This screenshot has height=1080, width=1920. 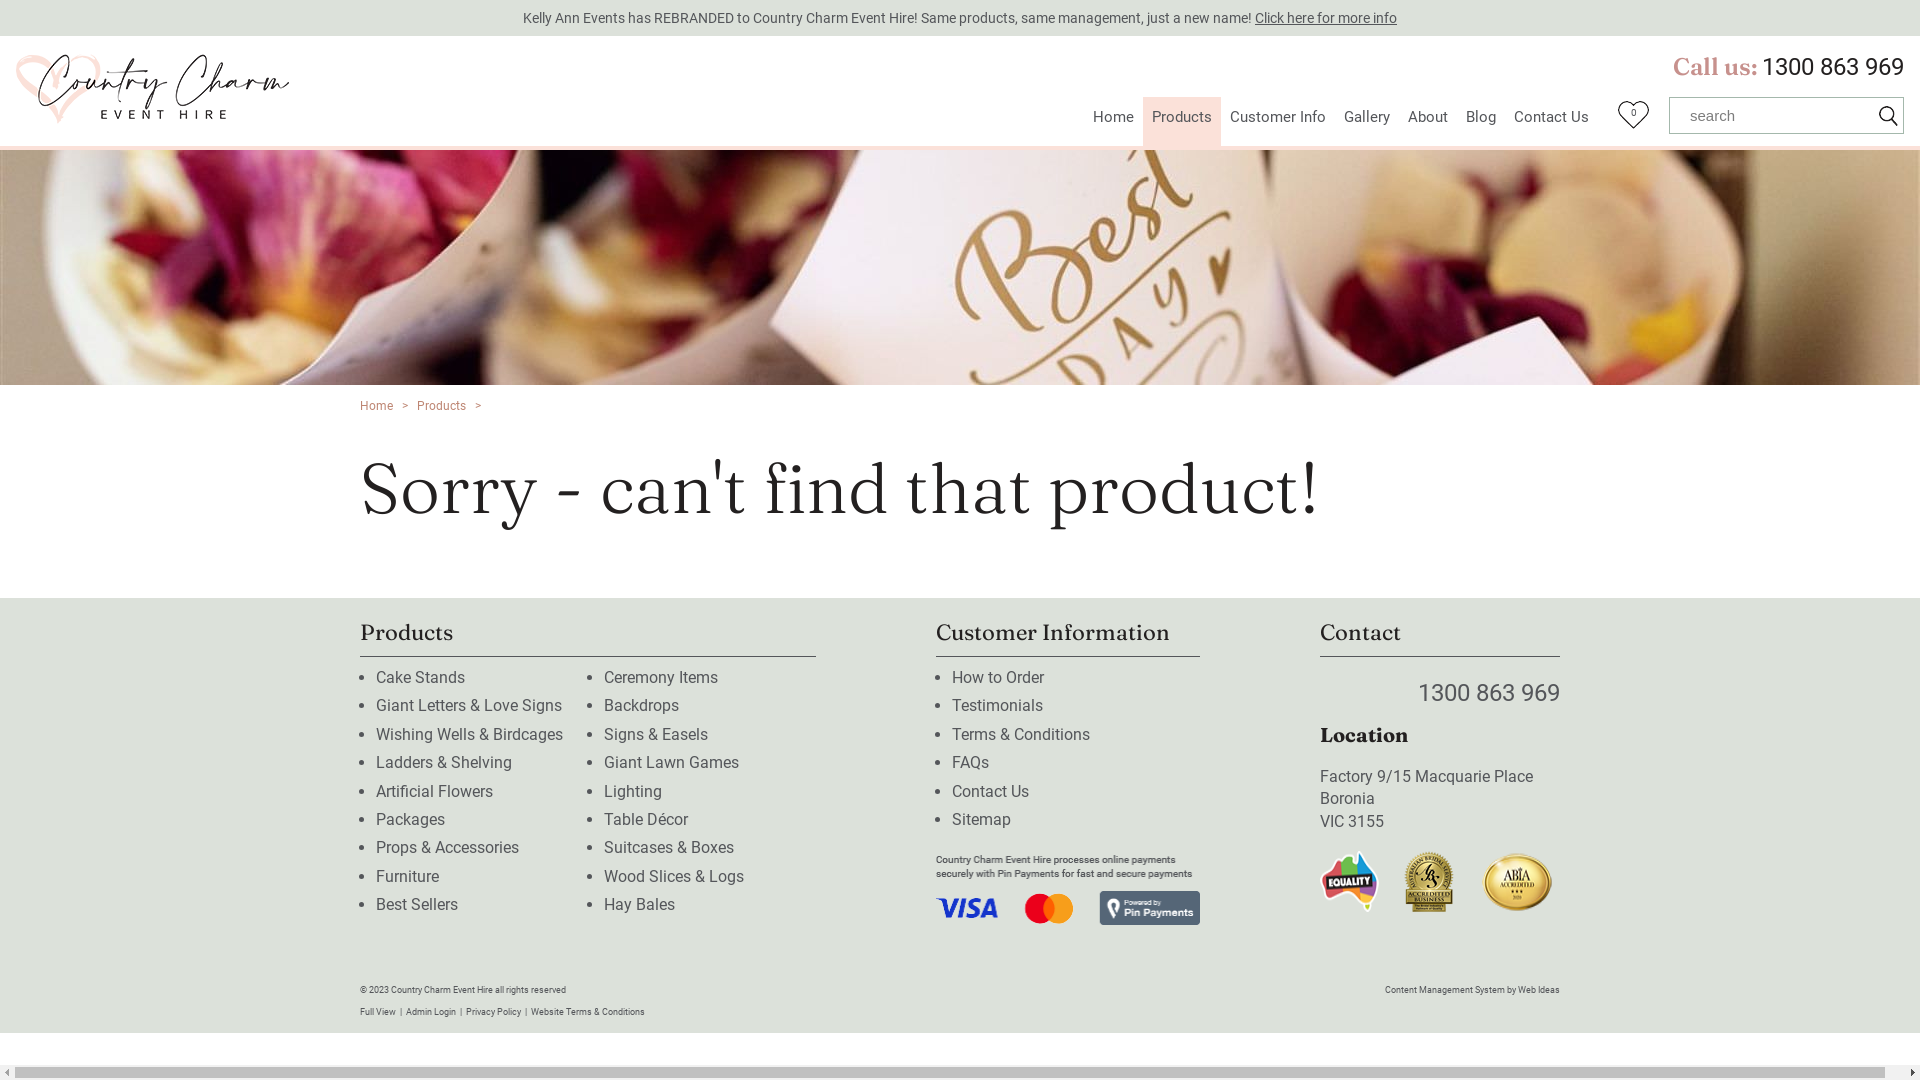 What do you see at coordinates (375, 819) in the screenshot?
I see `'Packages'` at bounding box center [375, 819].